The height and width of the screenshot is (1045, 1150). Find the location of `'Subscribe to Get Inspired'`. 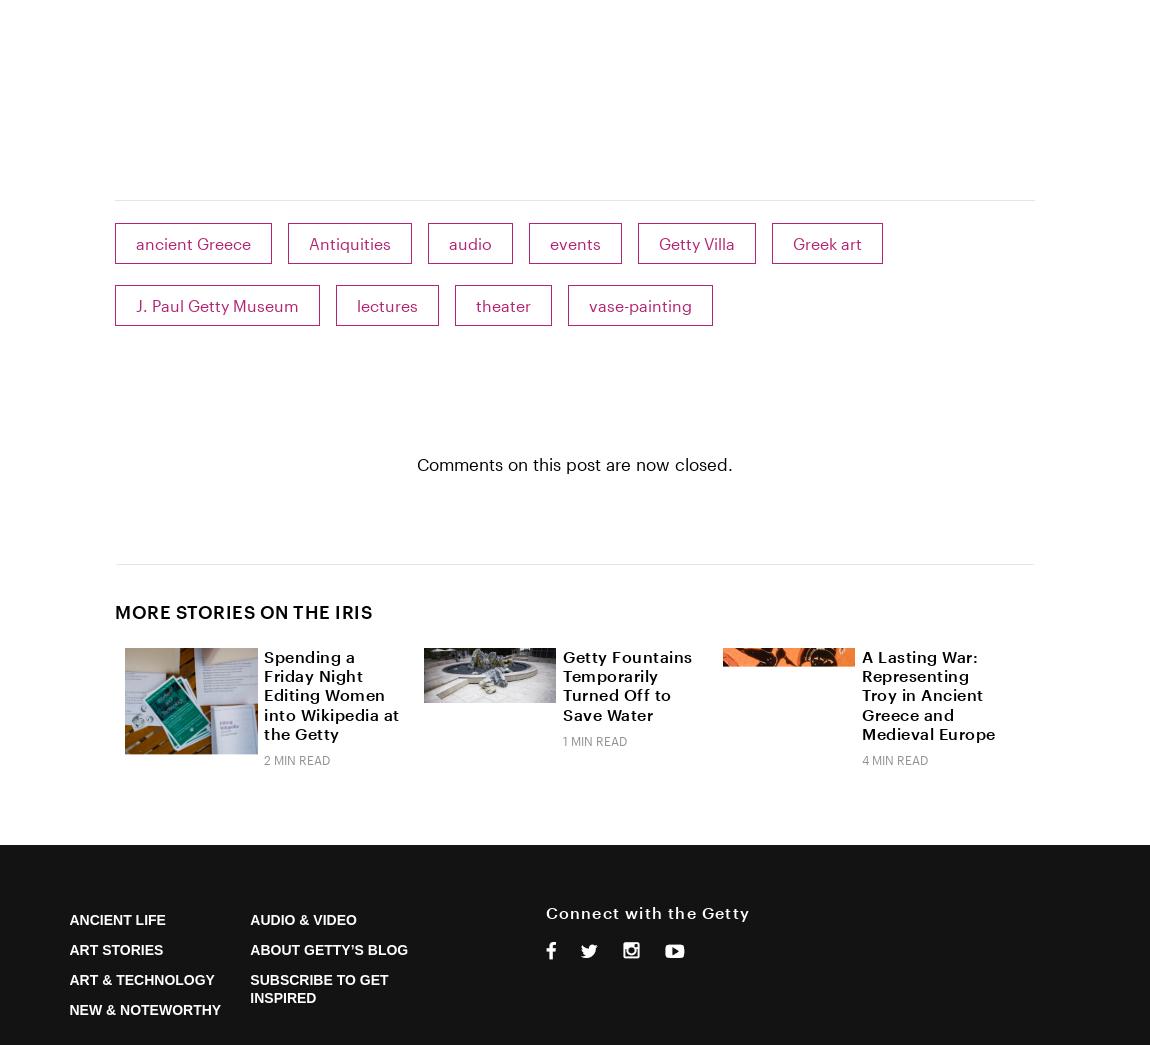

'Subscribe to Get Inspired' is located at coordinates (249, 988).